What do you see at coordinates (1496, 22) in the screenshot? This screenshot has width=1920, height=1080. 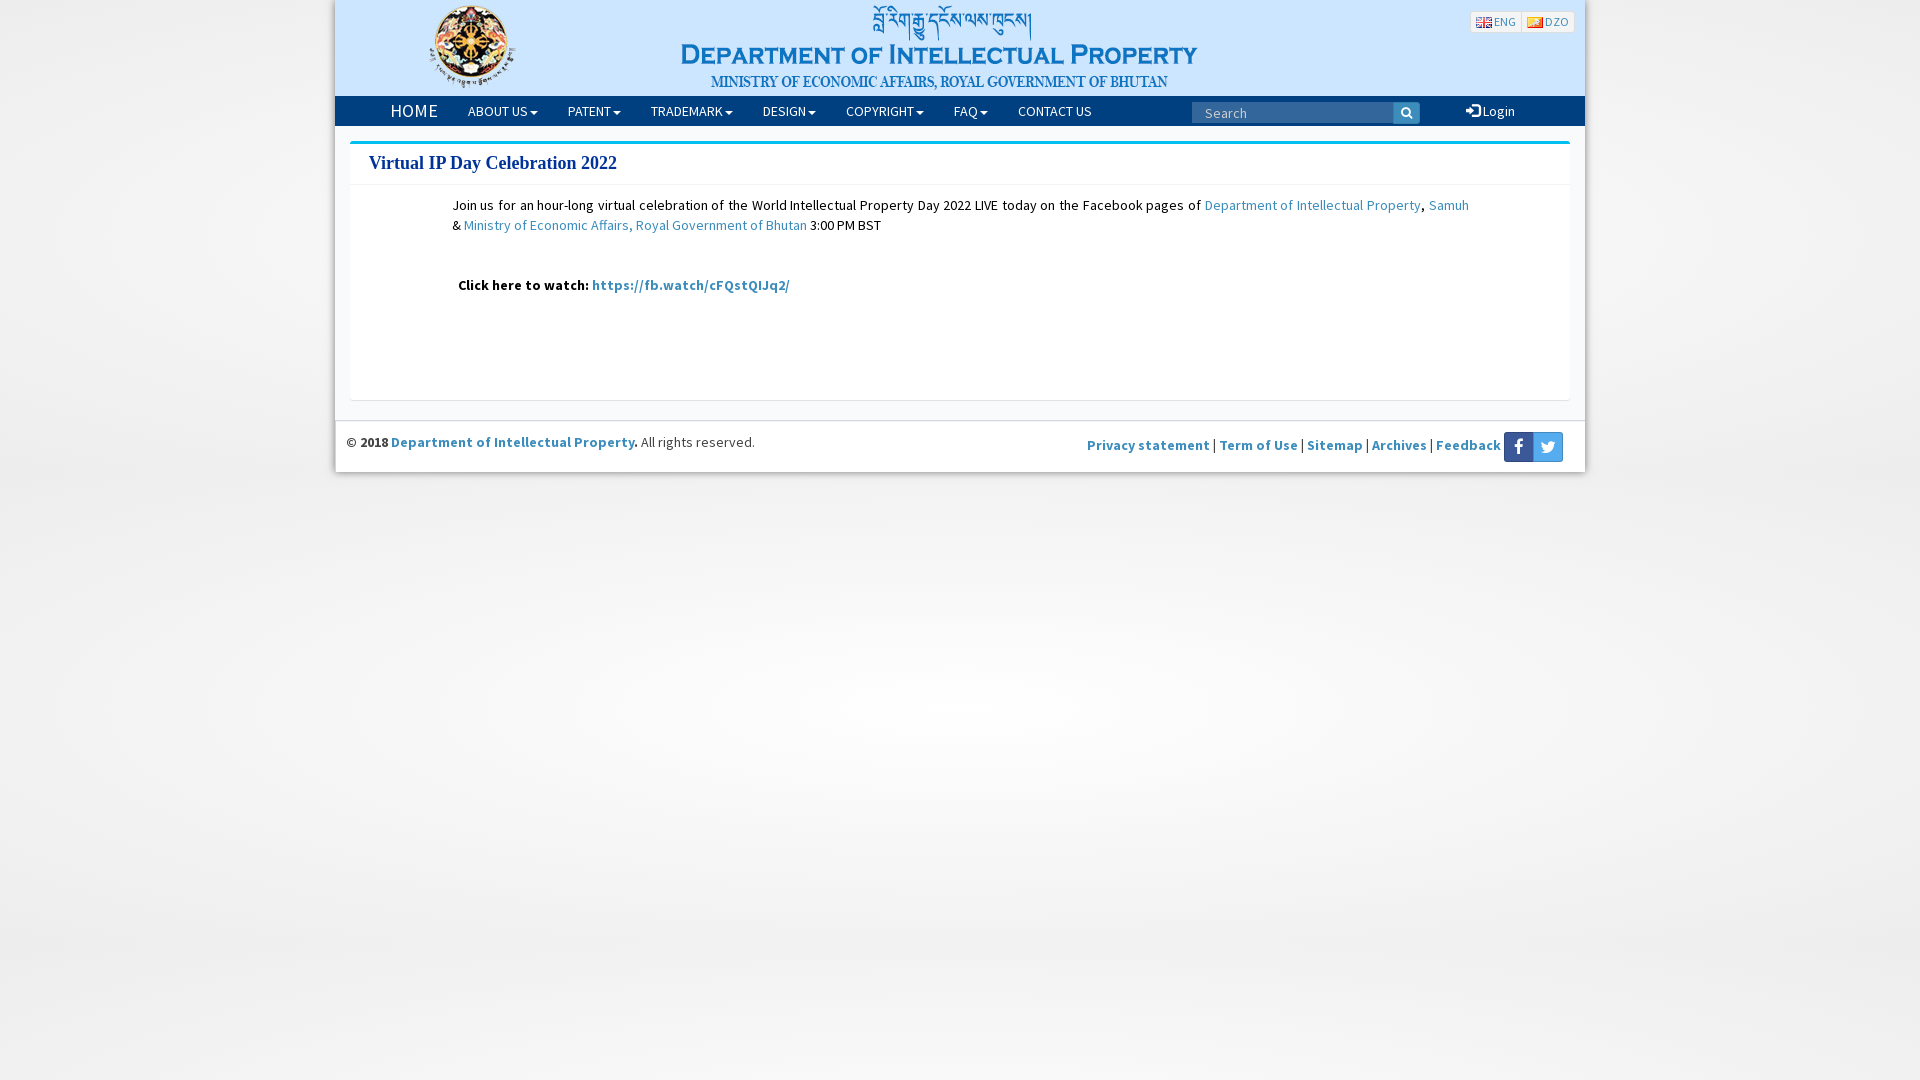 I see `'ENG'` at bounding box center [1496, 22].